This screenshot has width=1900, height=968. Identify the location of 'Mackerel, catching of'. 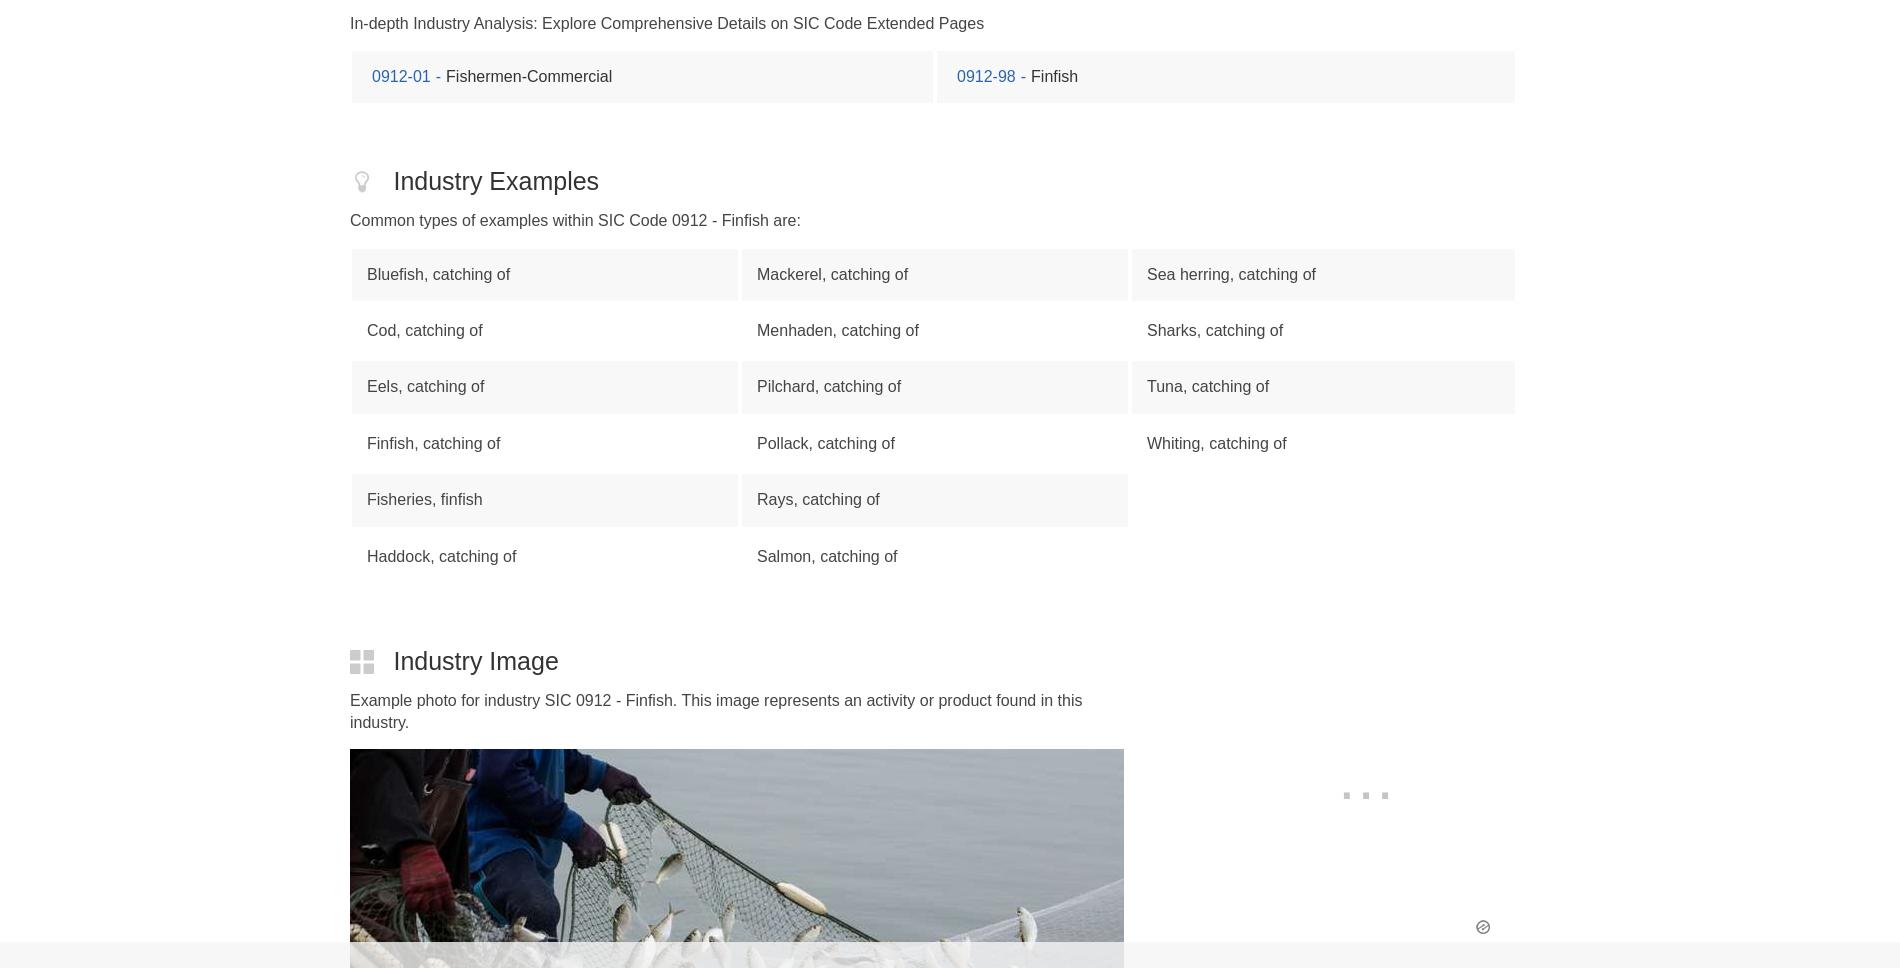
(831, 273).